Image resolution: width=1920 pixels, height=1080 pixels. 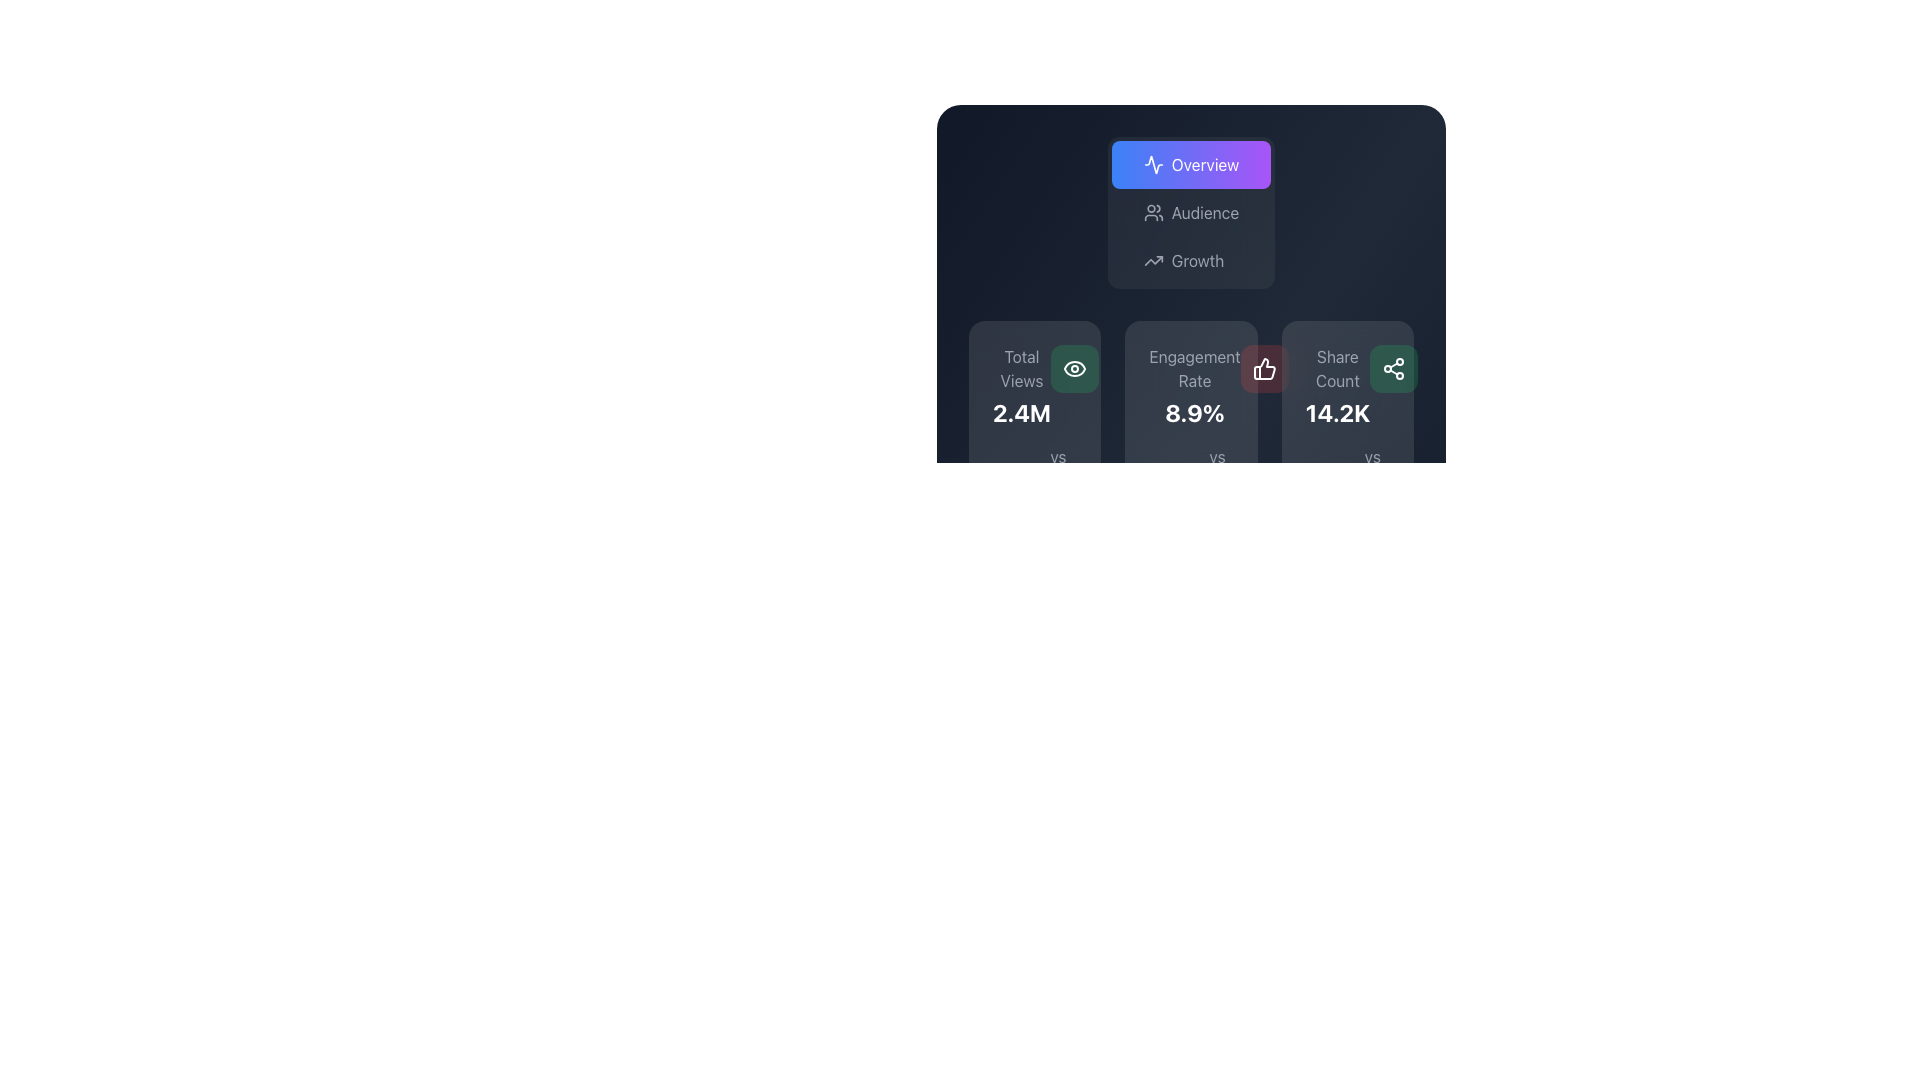 What do you see at coordinates (1337, 411) in the screenshot?
I see `the static text label displaying '14.2K', which is bold and white on a dark background, located below 'Share Count' in the rightmost column` at bounding box center [1337, 411].